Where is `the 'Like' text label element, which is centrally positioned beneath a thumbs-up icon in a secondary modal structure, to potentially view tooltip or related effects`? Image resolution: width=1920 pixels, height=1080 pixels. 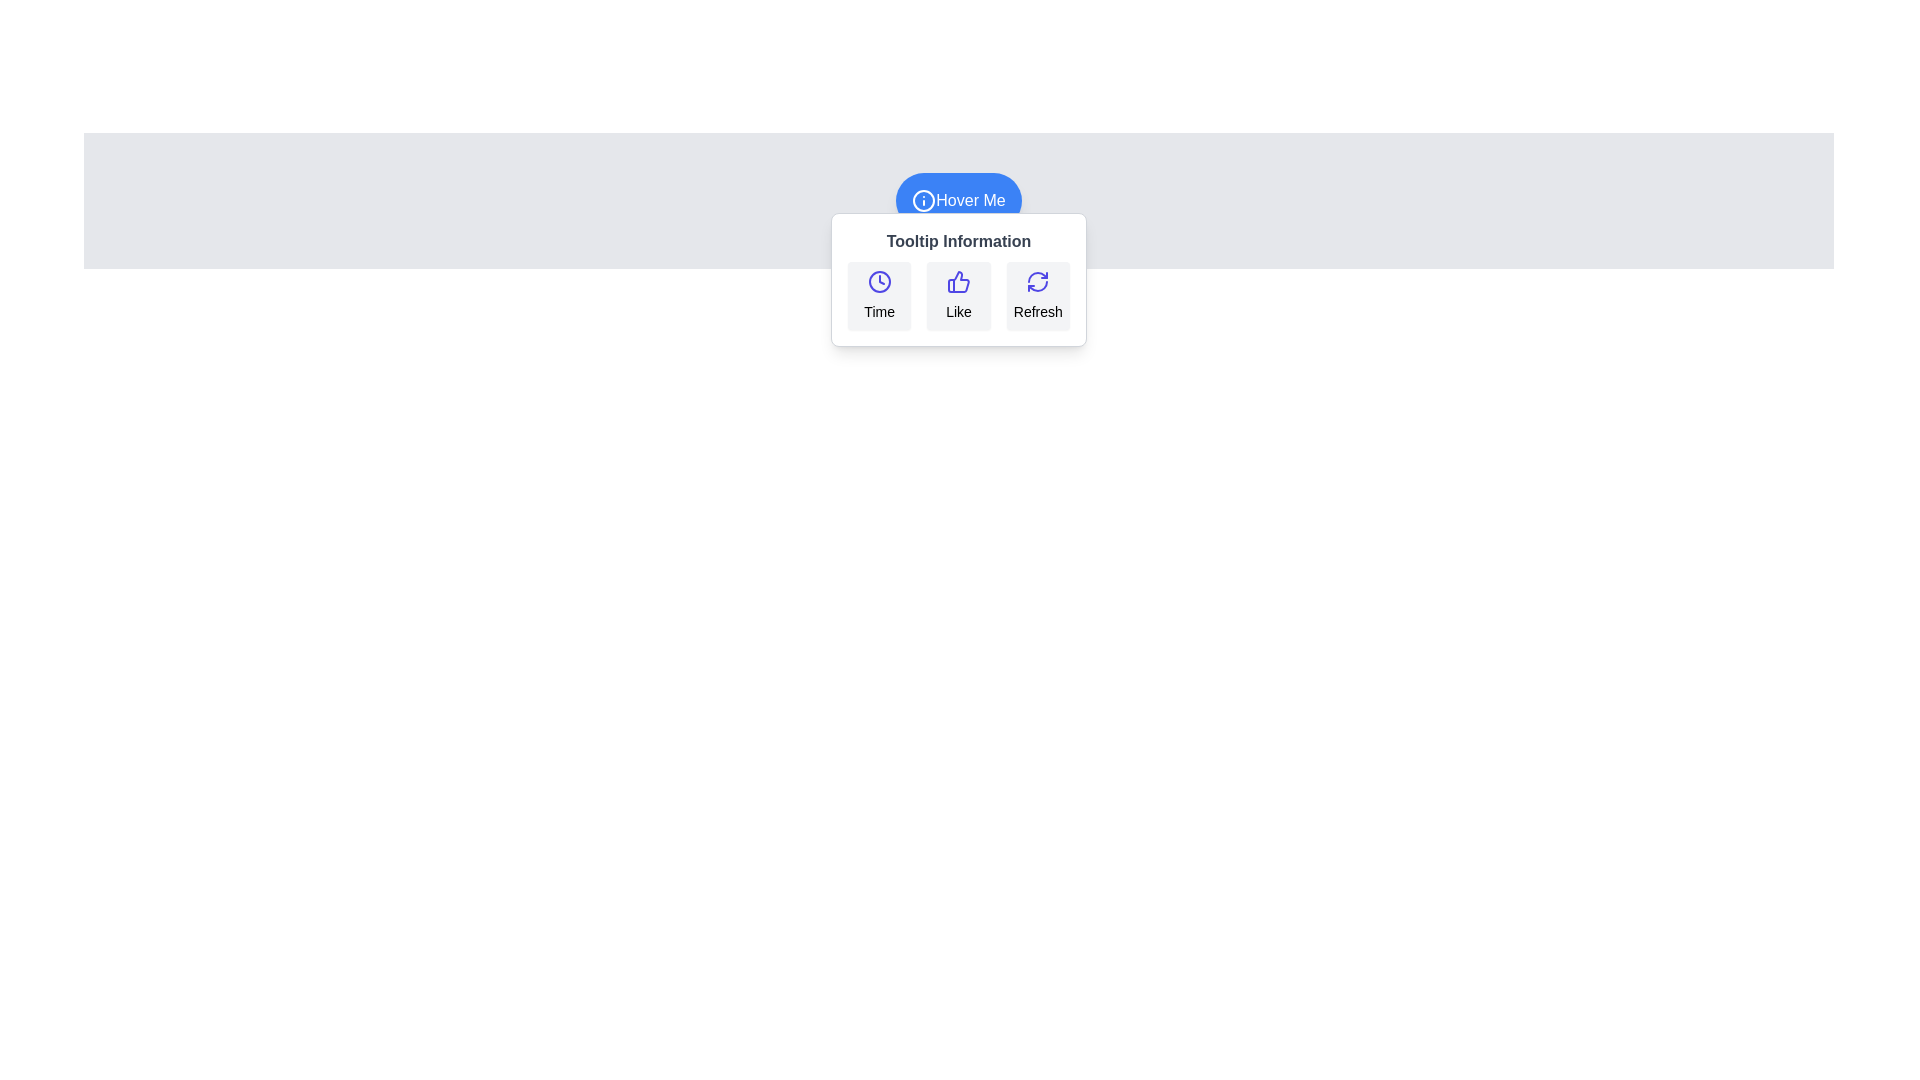
the 'Like' text label element, which is centrally positioned beneath a thumbs-up icon in a secondary modal structure, to potentially view tooltip or related effects is located at coordinates (958, 312).